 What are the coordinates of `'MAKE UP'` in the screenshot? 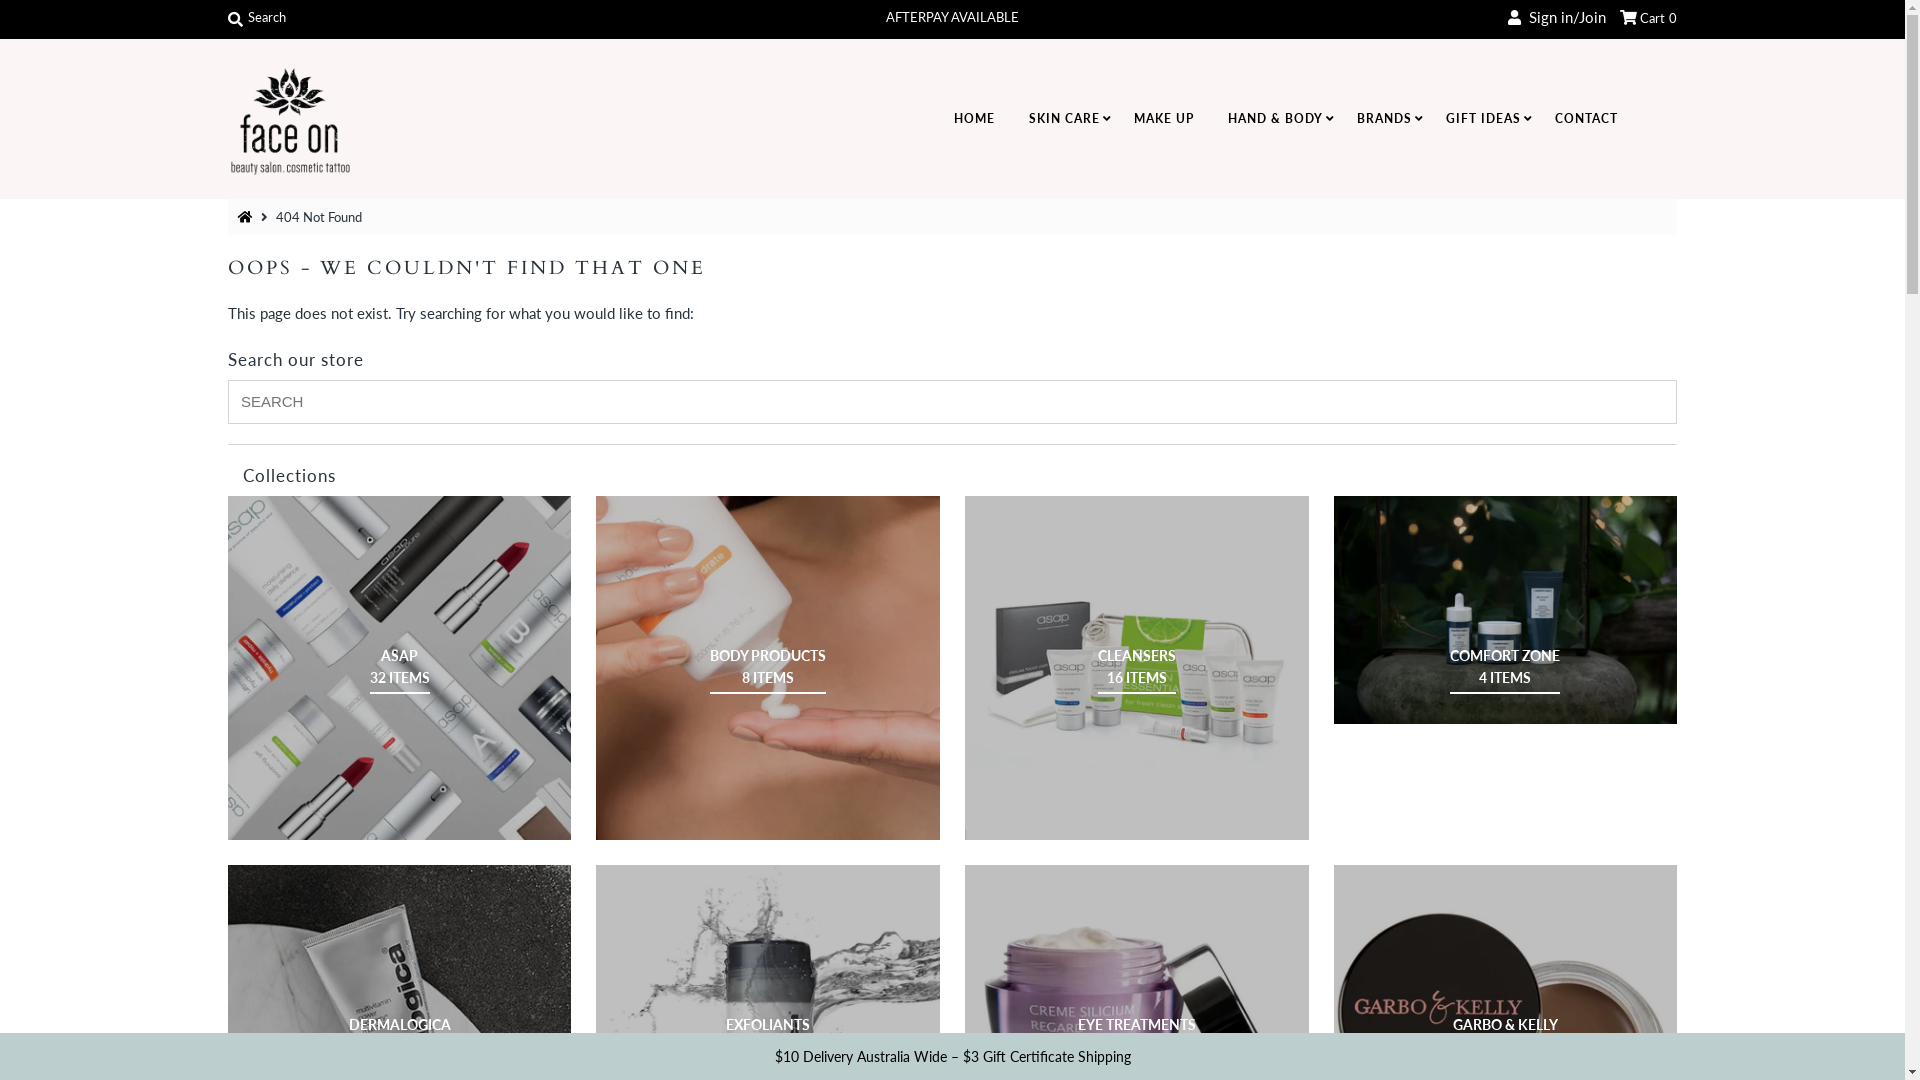 It's located at (1162, 119).